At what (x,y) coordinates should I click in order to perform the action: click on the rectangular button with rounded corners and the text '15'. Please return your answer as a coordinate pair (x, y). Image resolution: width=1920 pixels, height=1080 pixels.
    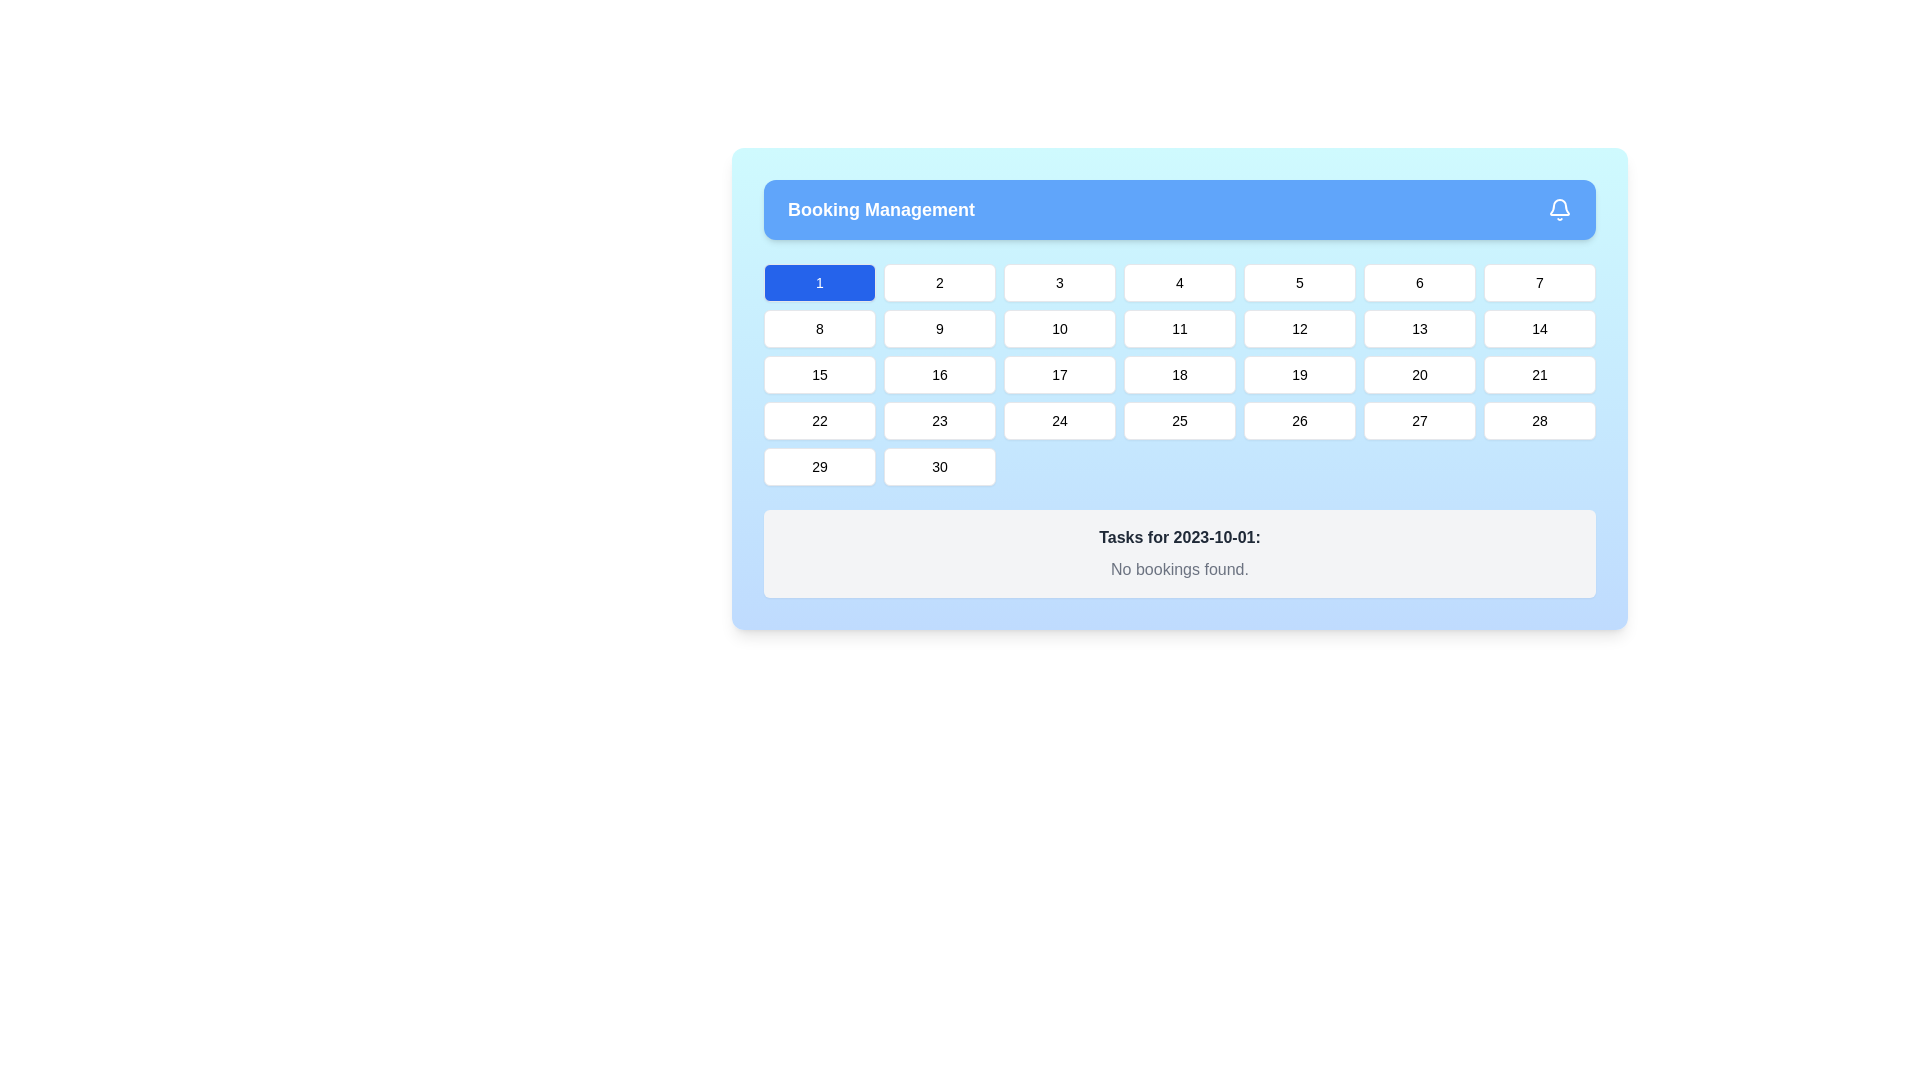
    Looking at the image, I should click on (820, 374).